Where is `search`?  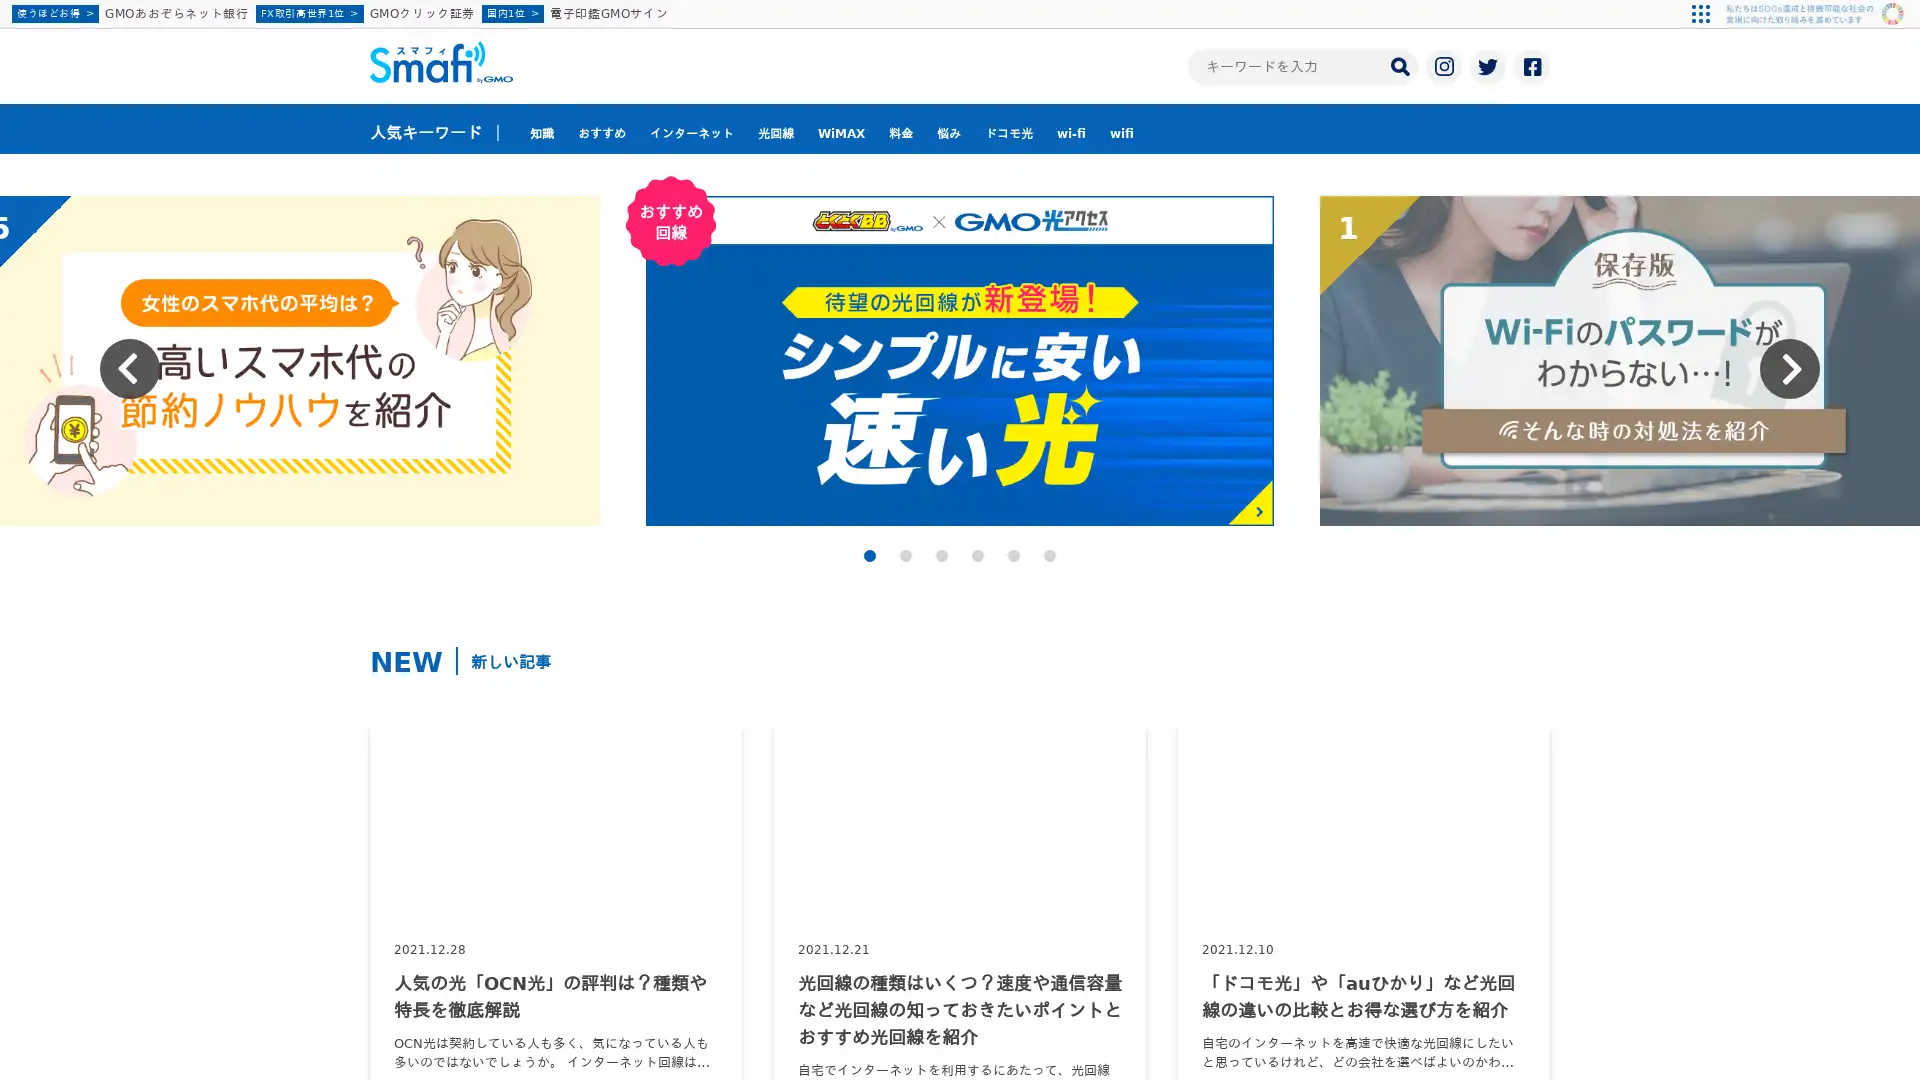
search is located at coordinates (1399, 64).